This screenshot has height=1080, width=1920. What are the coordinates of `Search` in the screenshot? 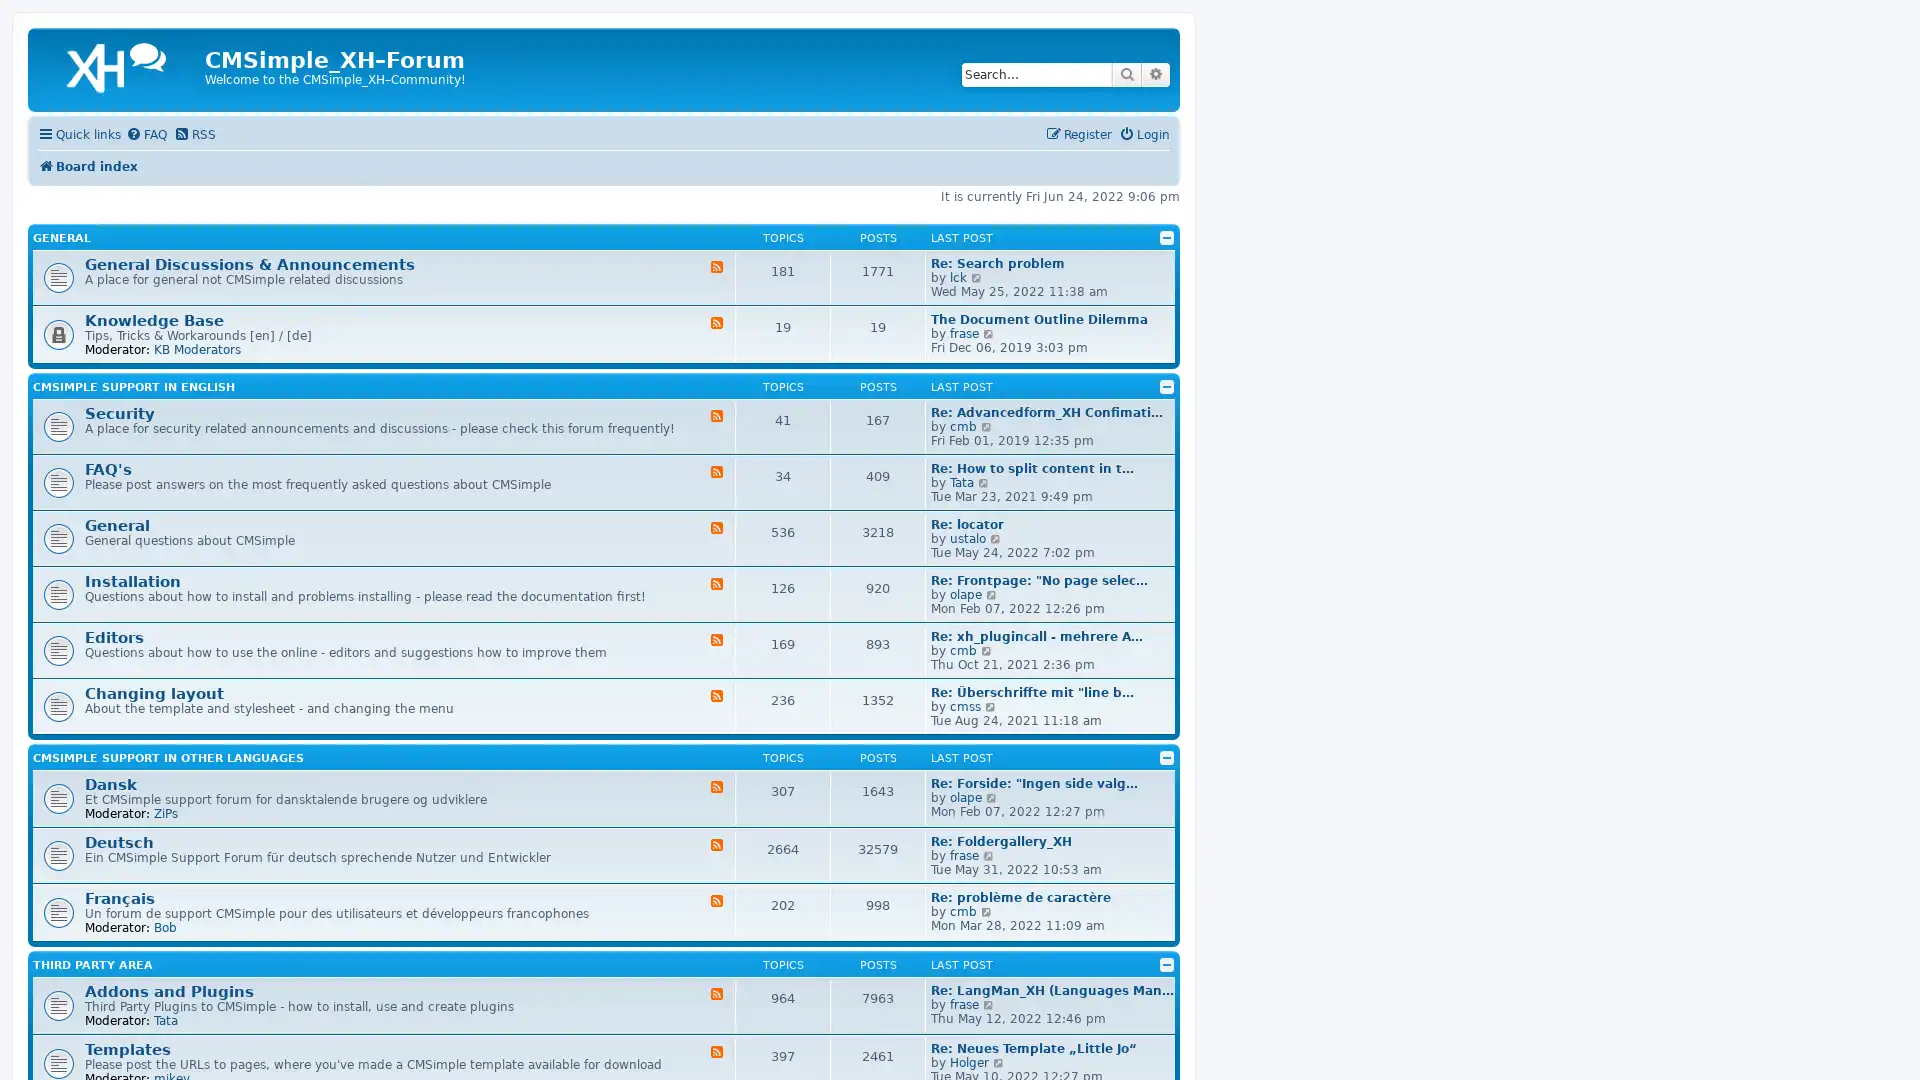 It's located at (1127, 73).